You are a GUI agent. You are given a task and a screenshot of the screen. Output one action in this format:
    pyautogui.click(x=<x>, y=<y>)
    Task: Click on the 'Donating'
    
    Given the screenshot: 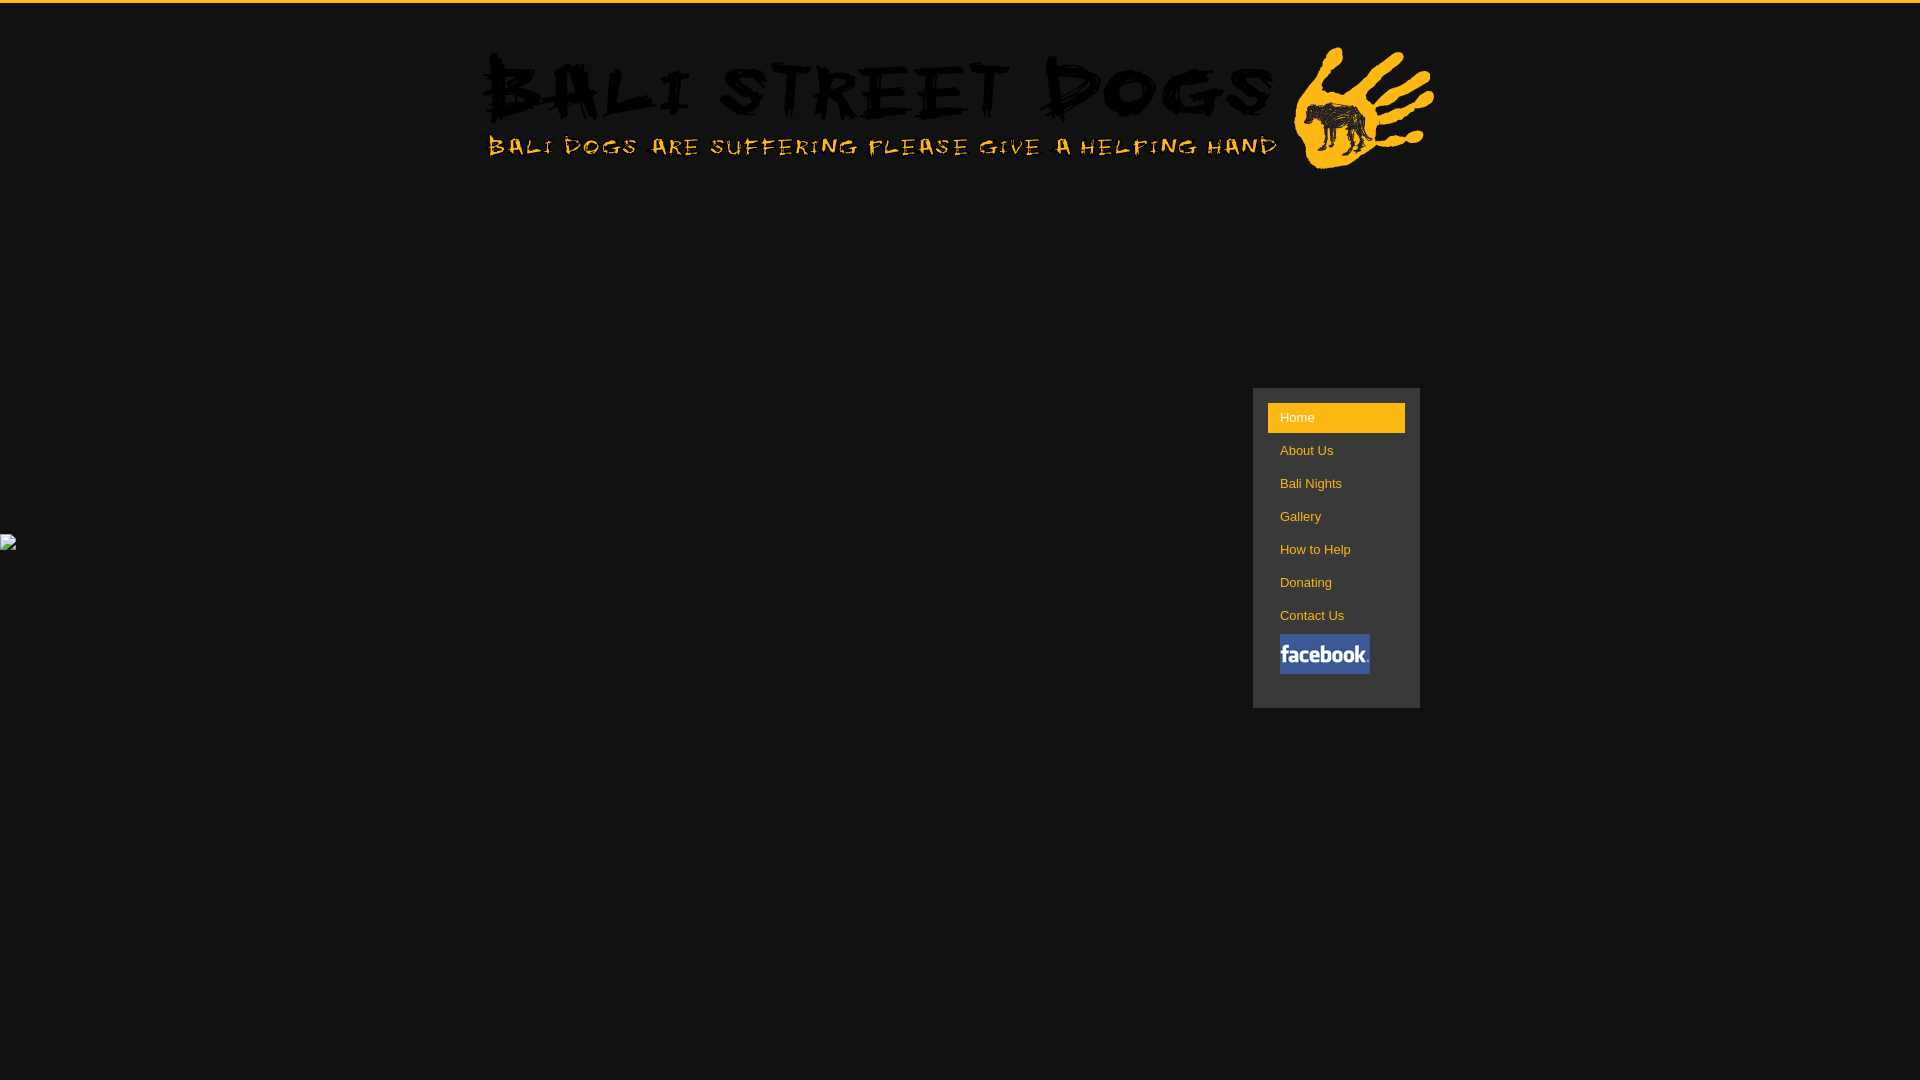 What is the action you would take?
    pyautogui.click(x=1336, y=582)
    